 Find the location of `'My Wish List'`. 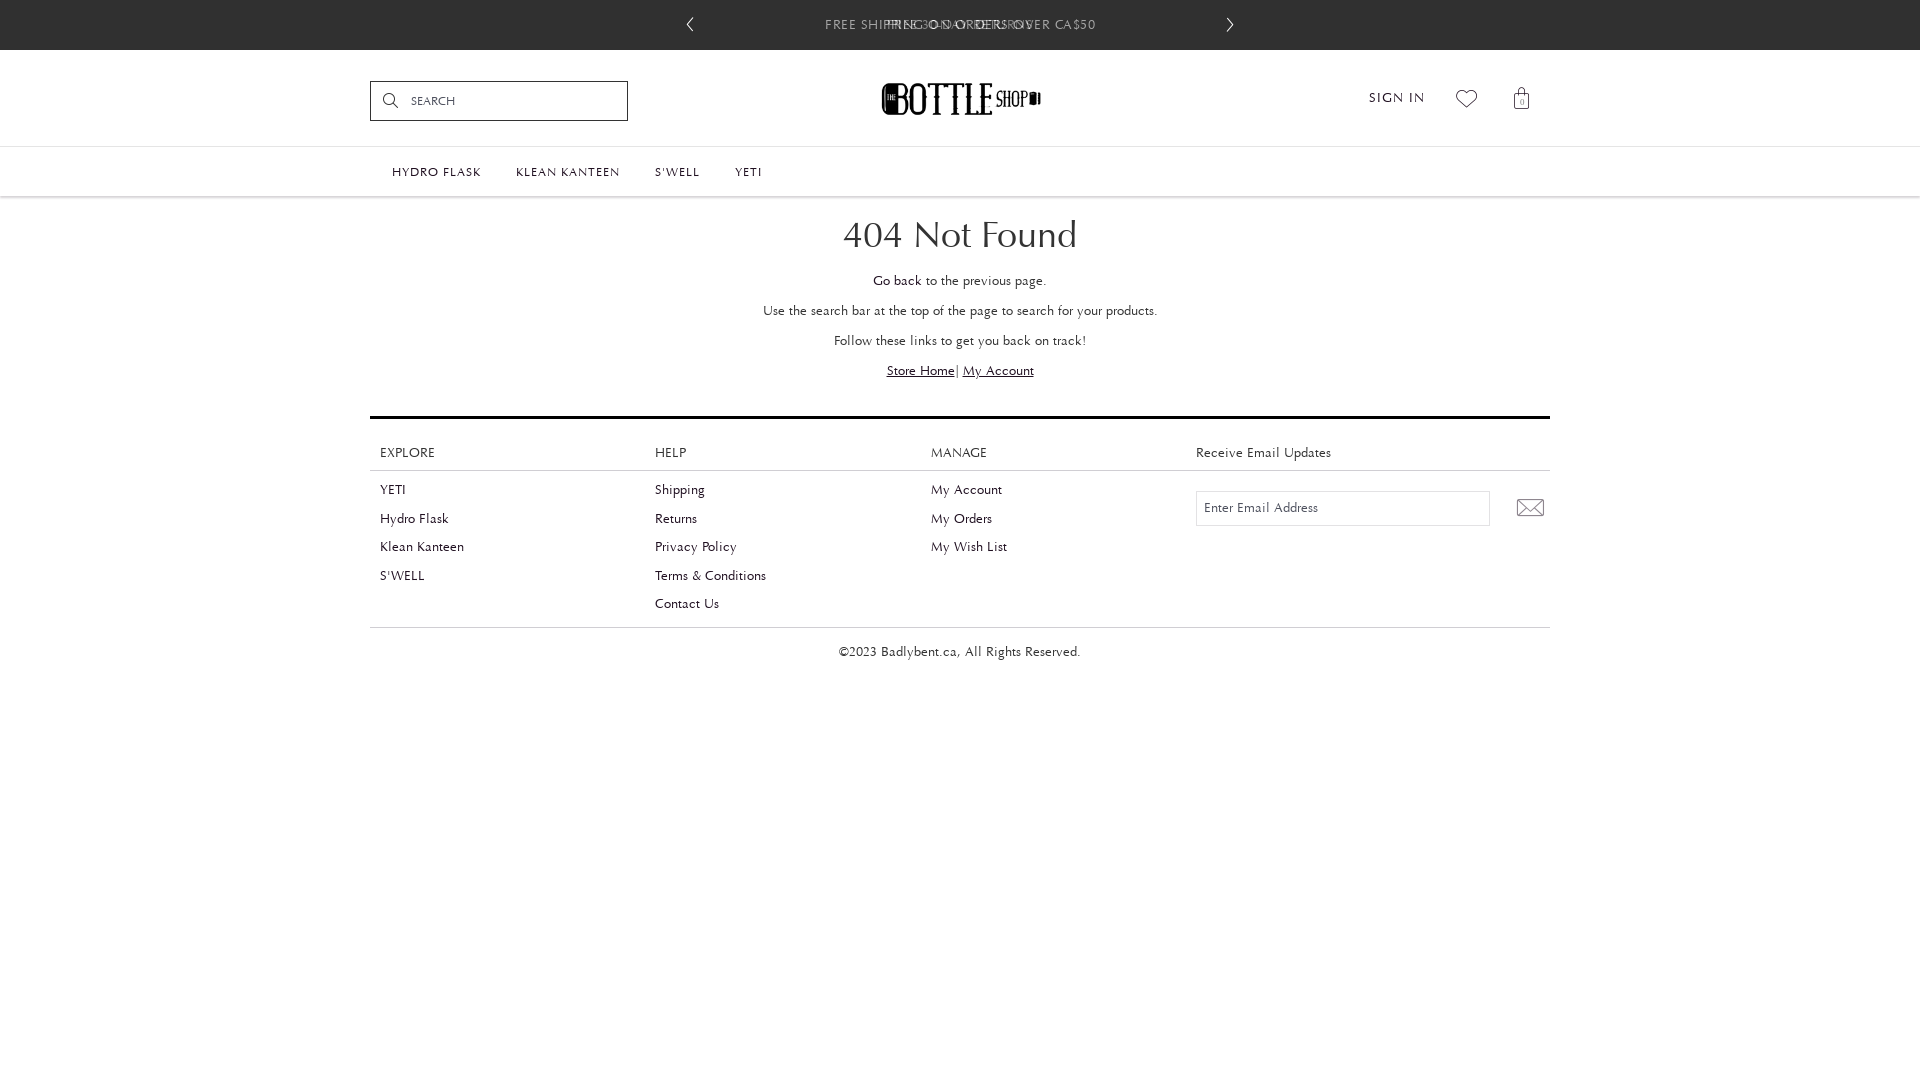

'My Wish List' is located at coordinates (930, 547).